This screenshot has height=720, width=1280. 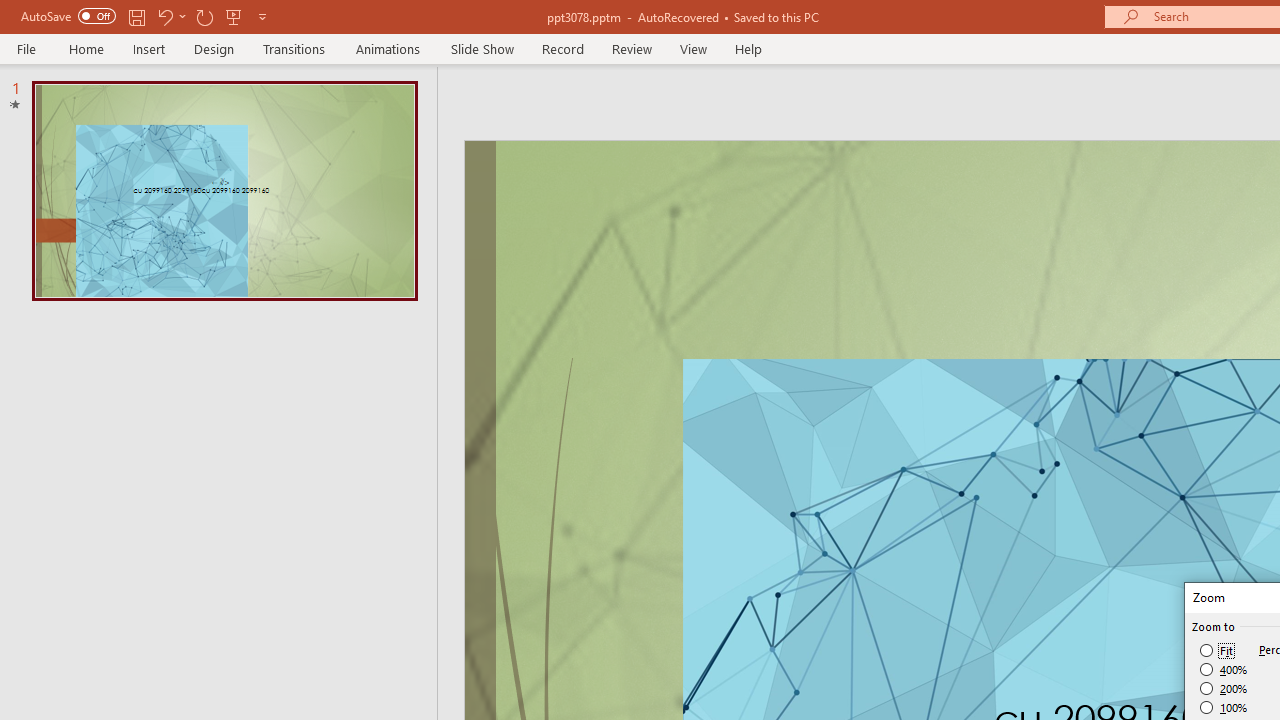 What do you see at coordinates (1223, 669) in the screenshot?
I see `'400%'` at bounding box center [1223, 669].